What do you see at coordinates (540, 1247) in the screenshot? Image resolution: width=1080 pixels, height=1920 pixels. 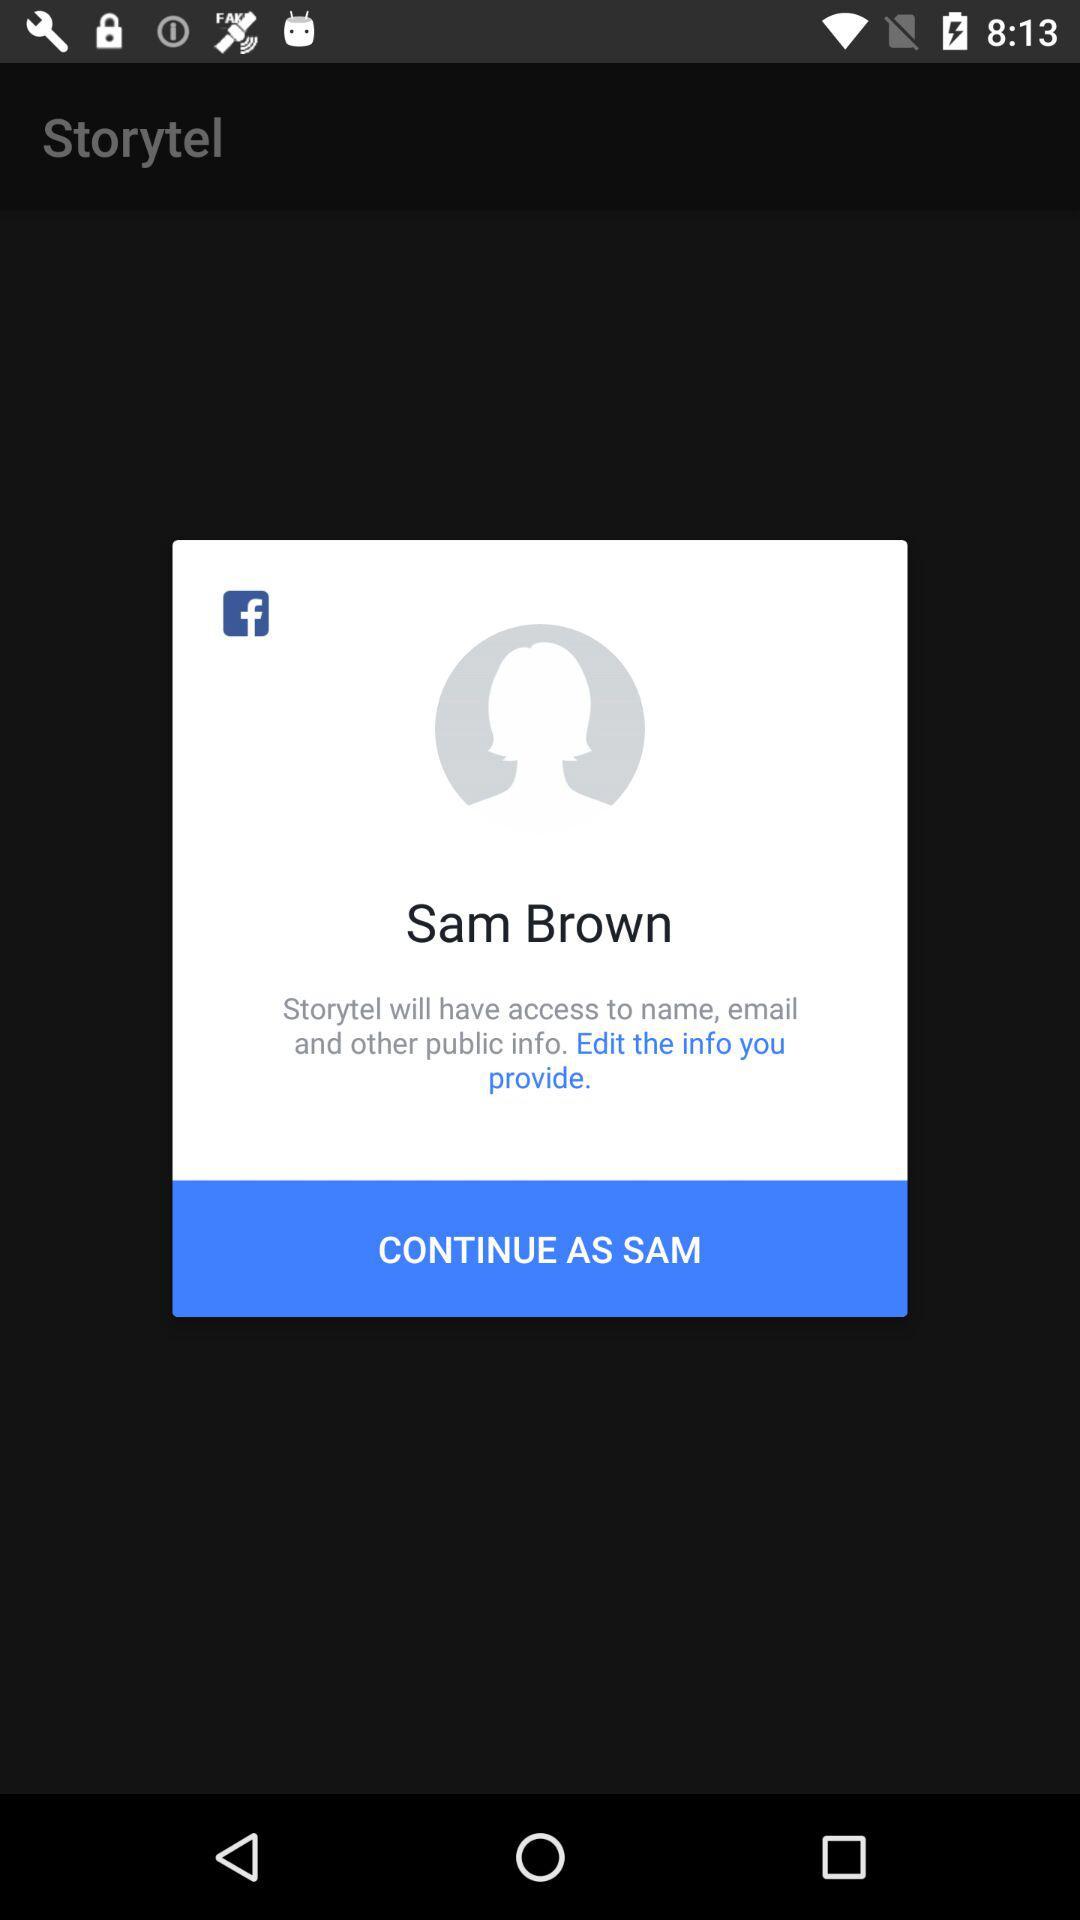 I see `the icon below storytel will have item` at bounding box center [540, 1247].